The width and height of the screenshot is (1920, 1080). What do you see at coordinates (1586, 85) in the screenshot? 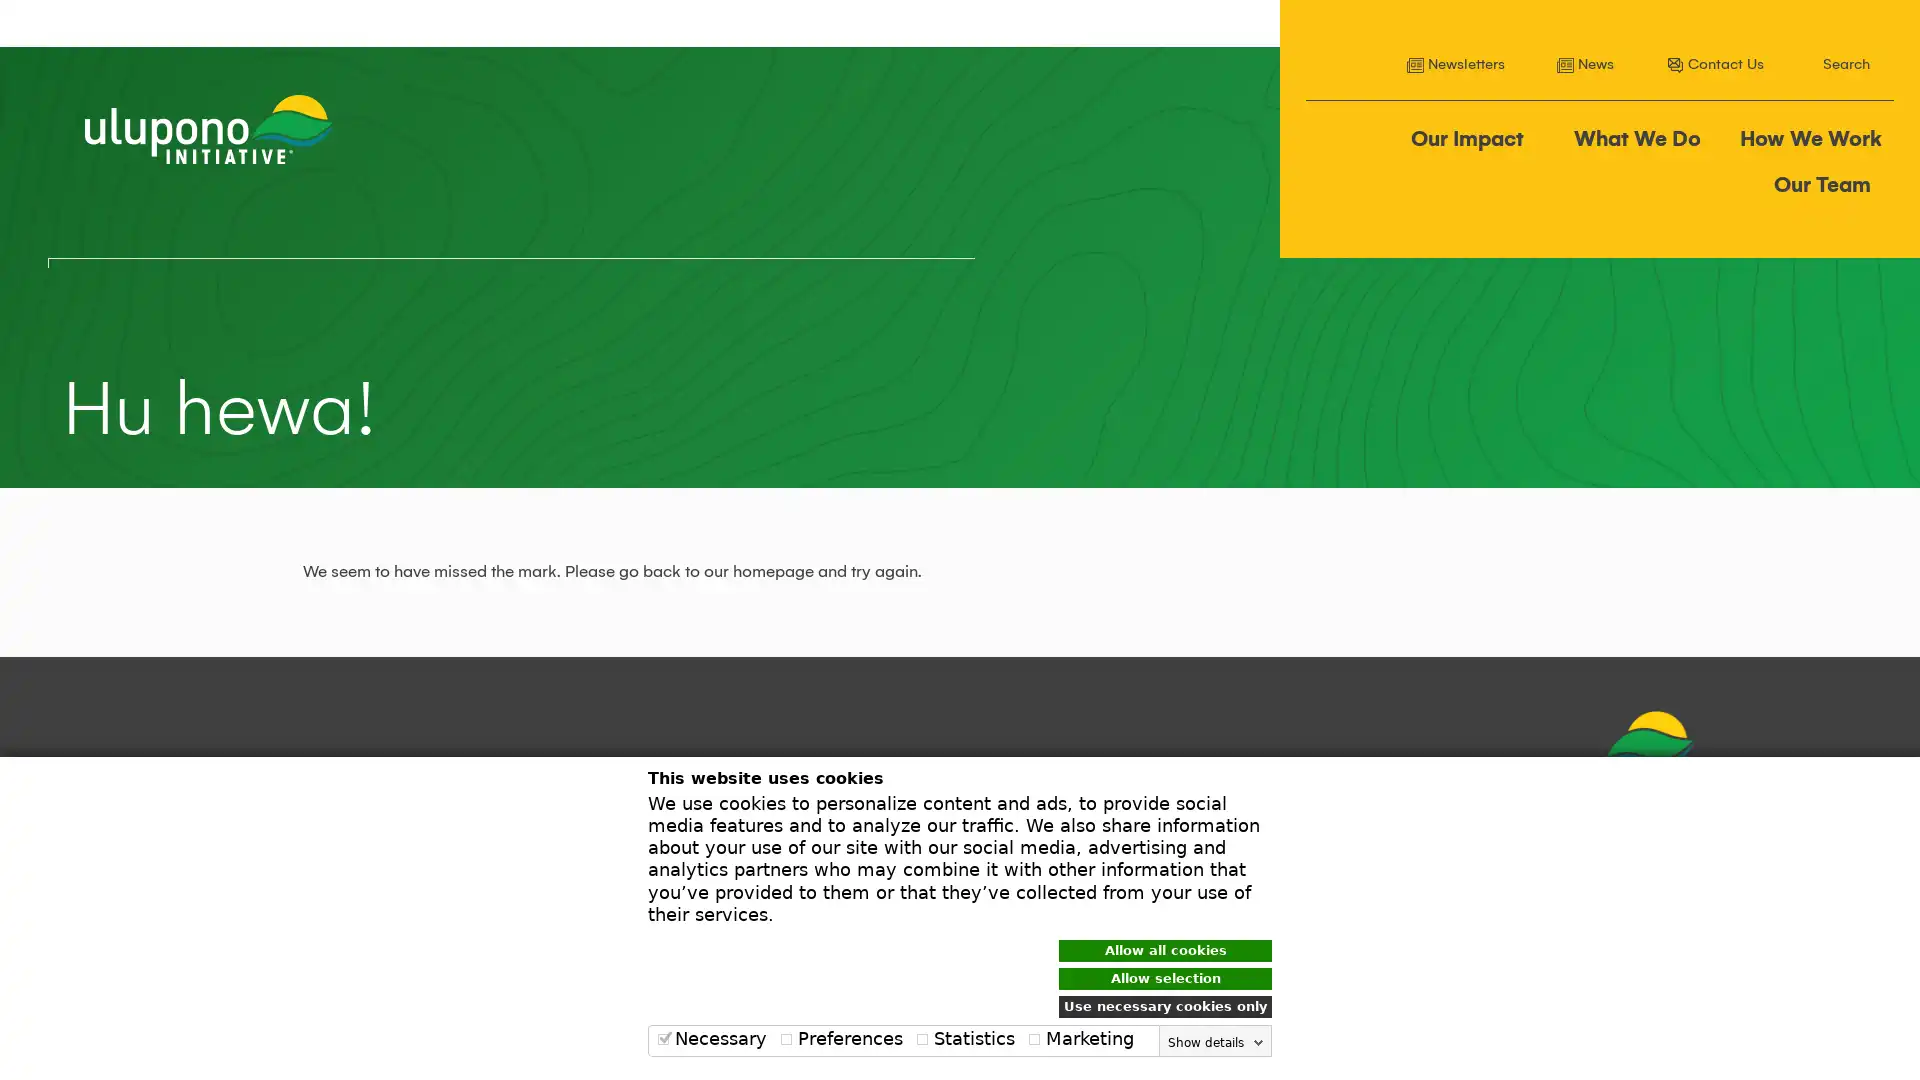
I see `Search` at bounding box center [1586, 85].